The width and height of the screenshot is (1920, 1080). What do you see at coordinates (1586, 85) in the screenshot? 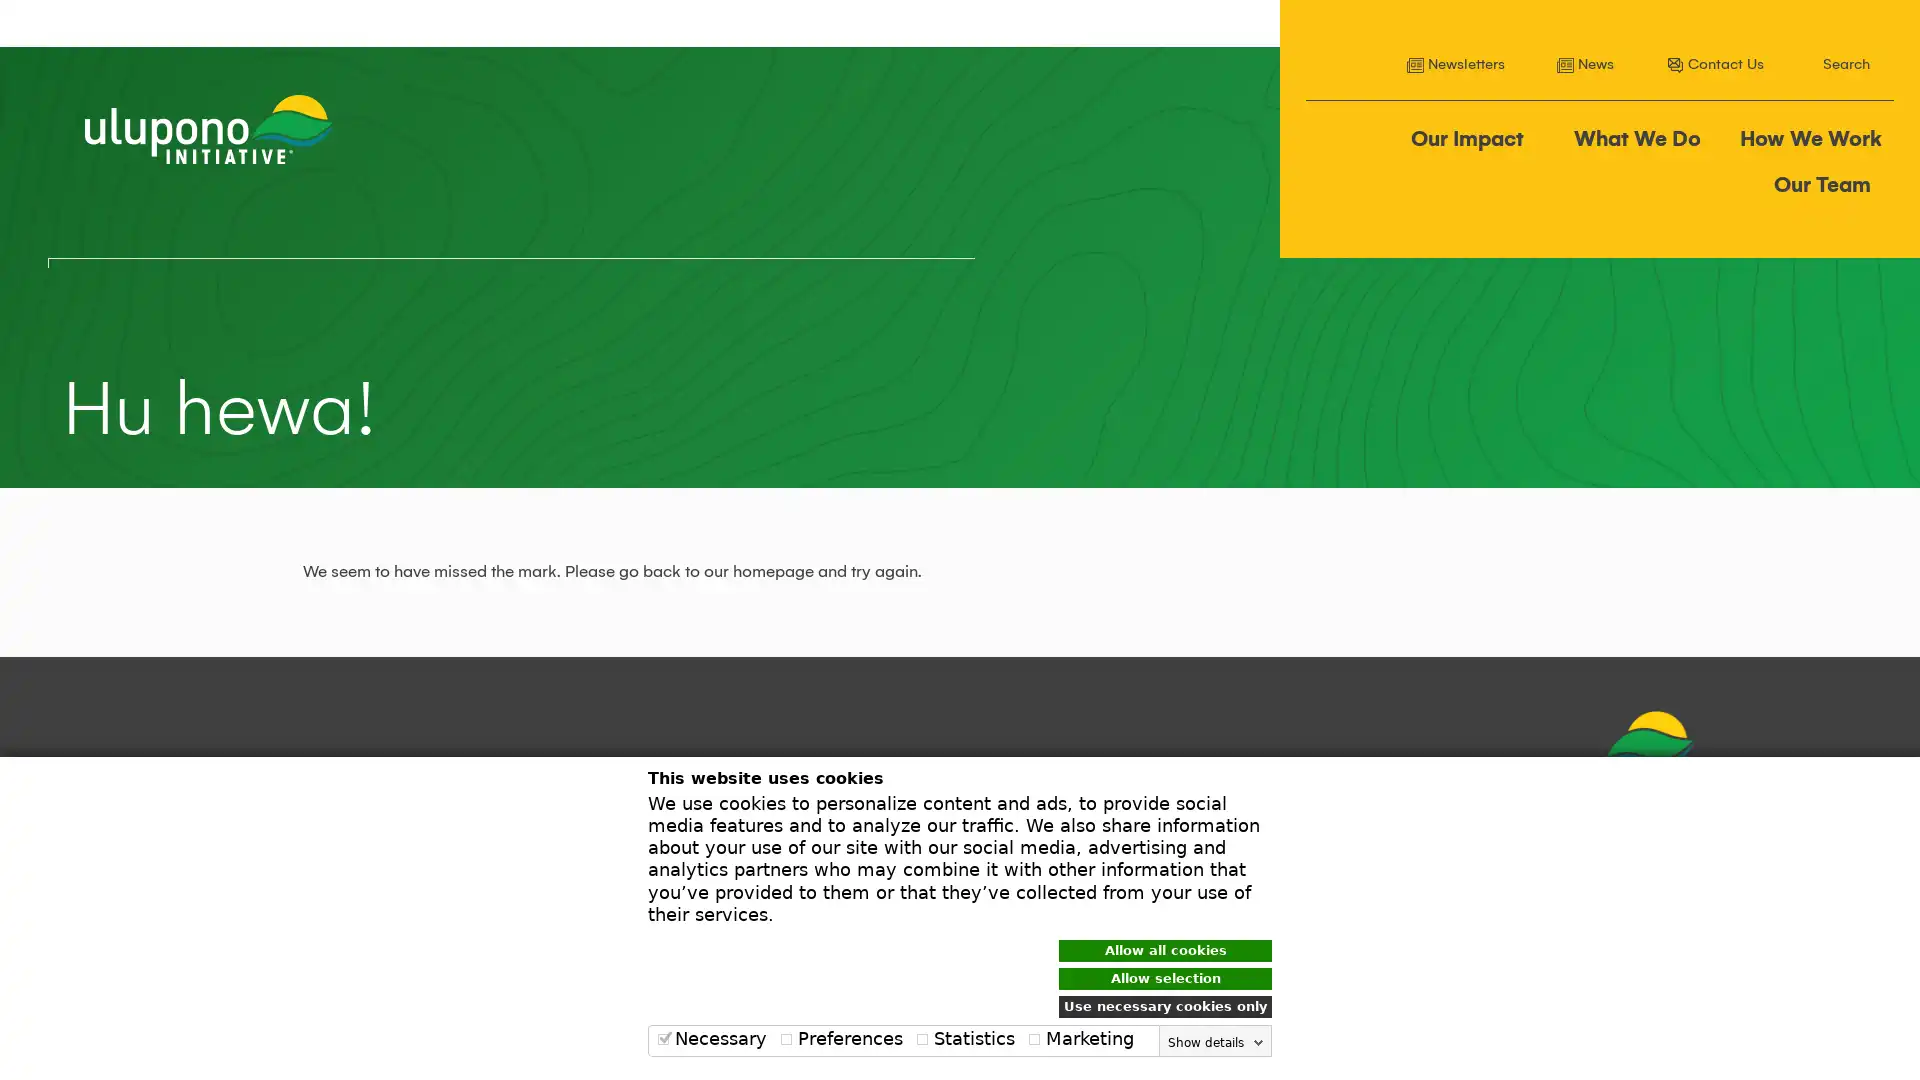
I see `Search` at bounding box center [1586, 85].